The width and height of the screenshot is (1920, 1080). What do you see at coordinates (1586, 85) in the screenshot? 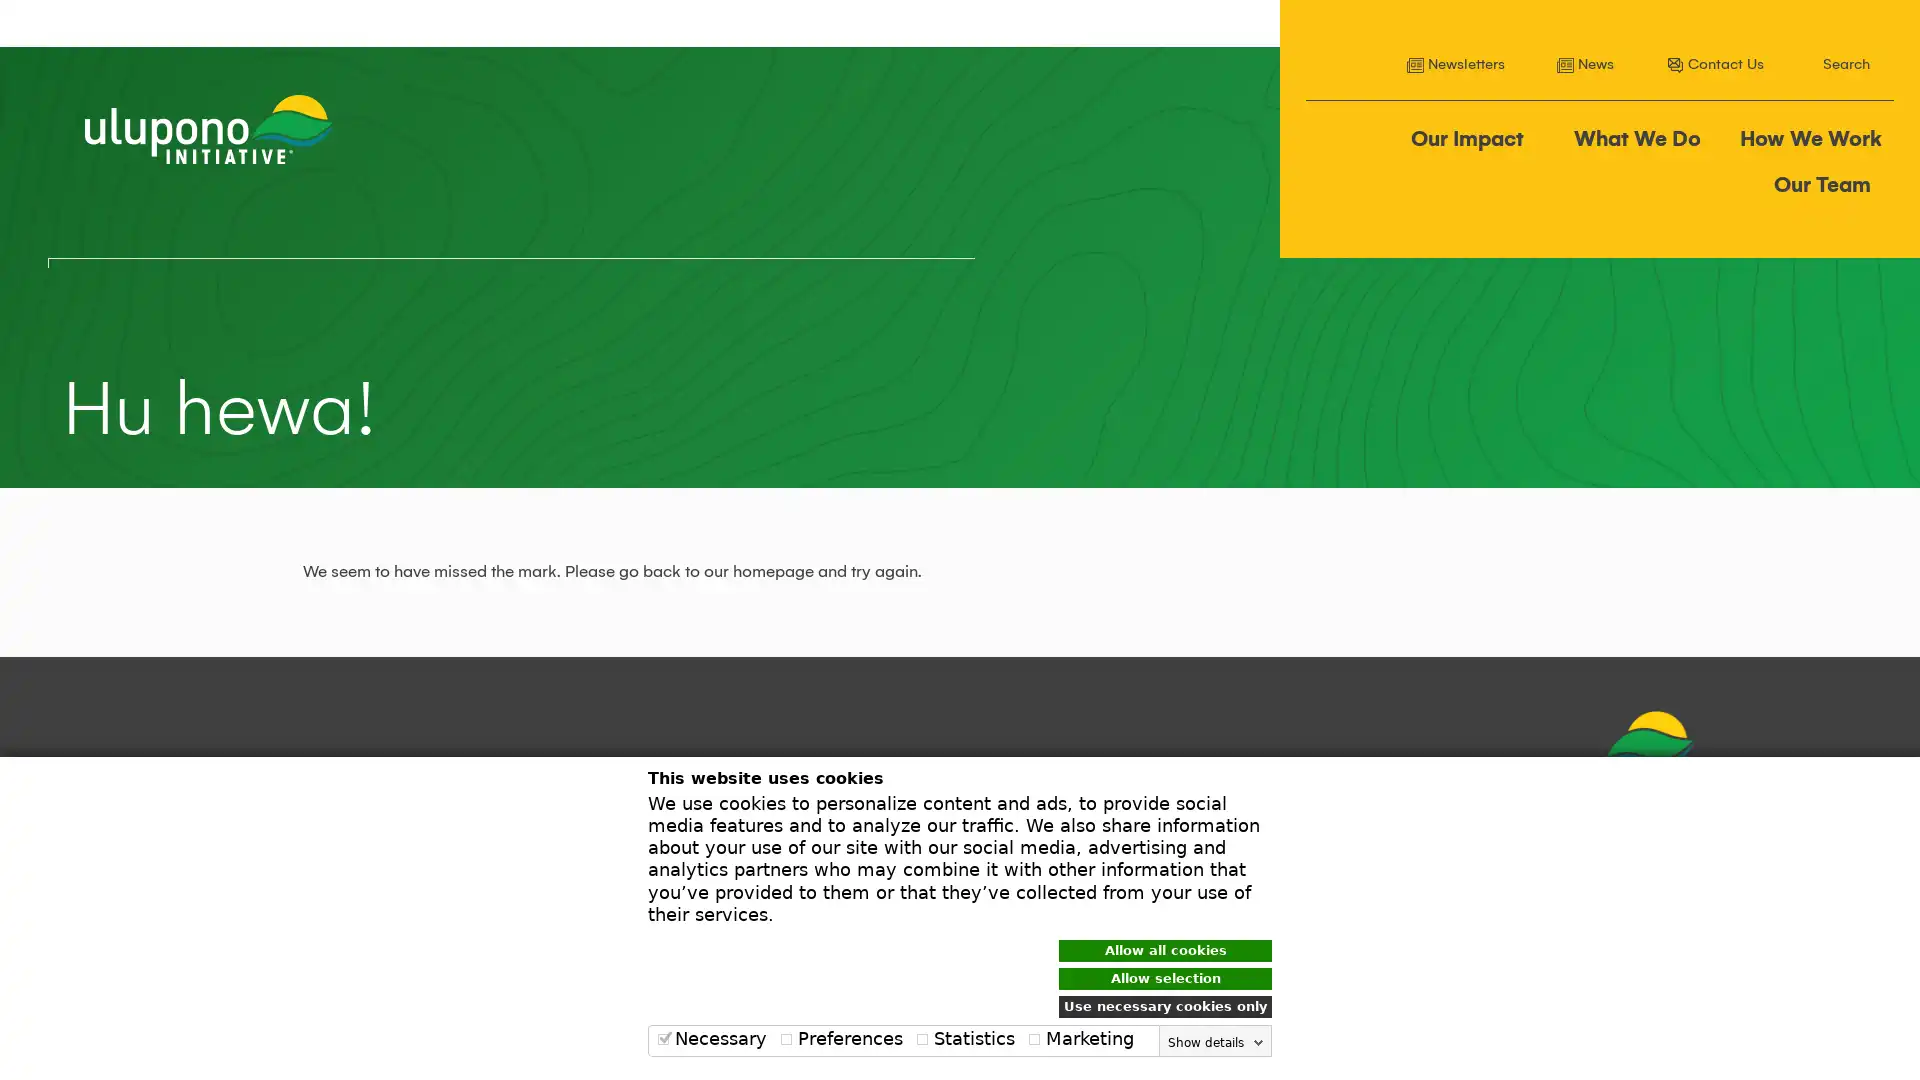
I see `Search` at bounding box center [1586, 85].